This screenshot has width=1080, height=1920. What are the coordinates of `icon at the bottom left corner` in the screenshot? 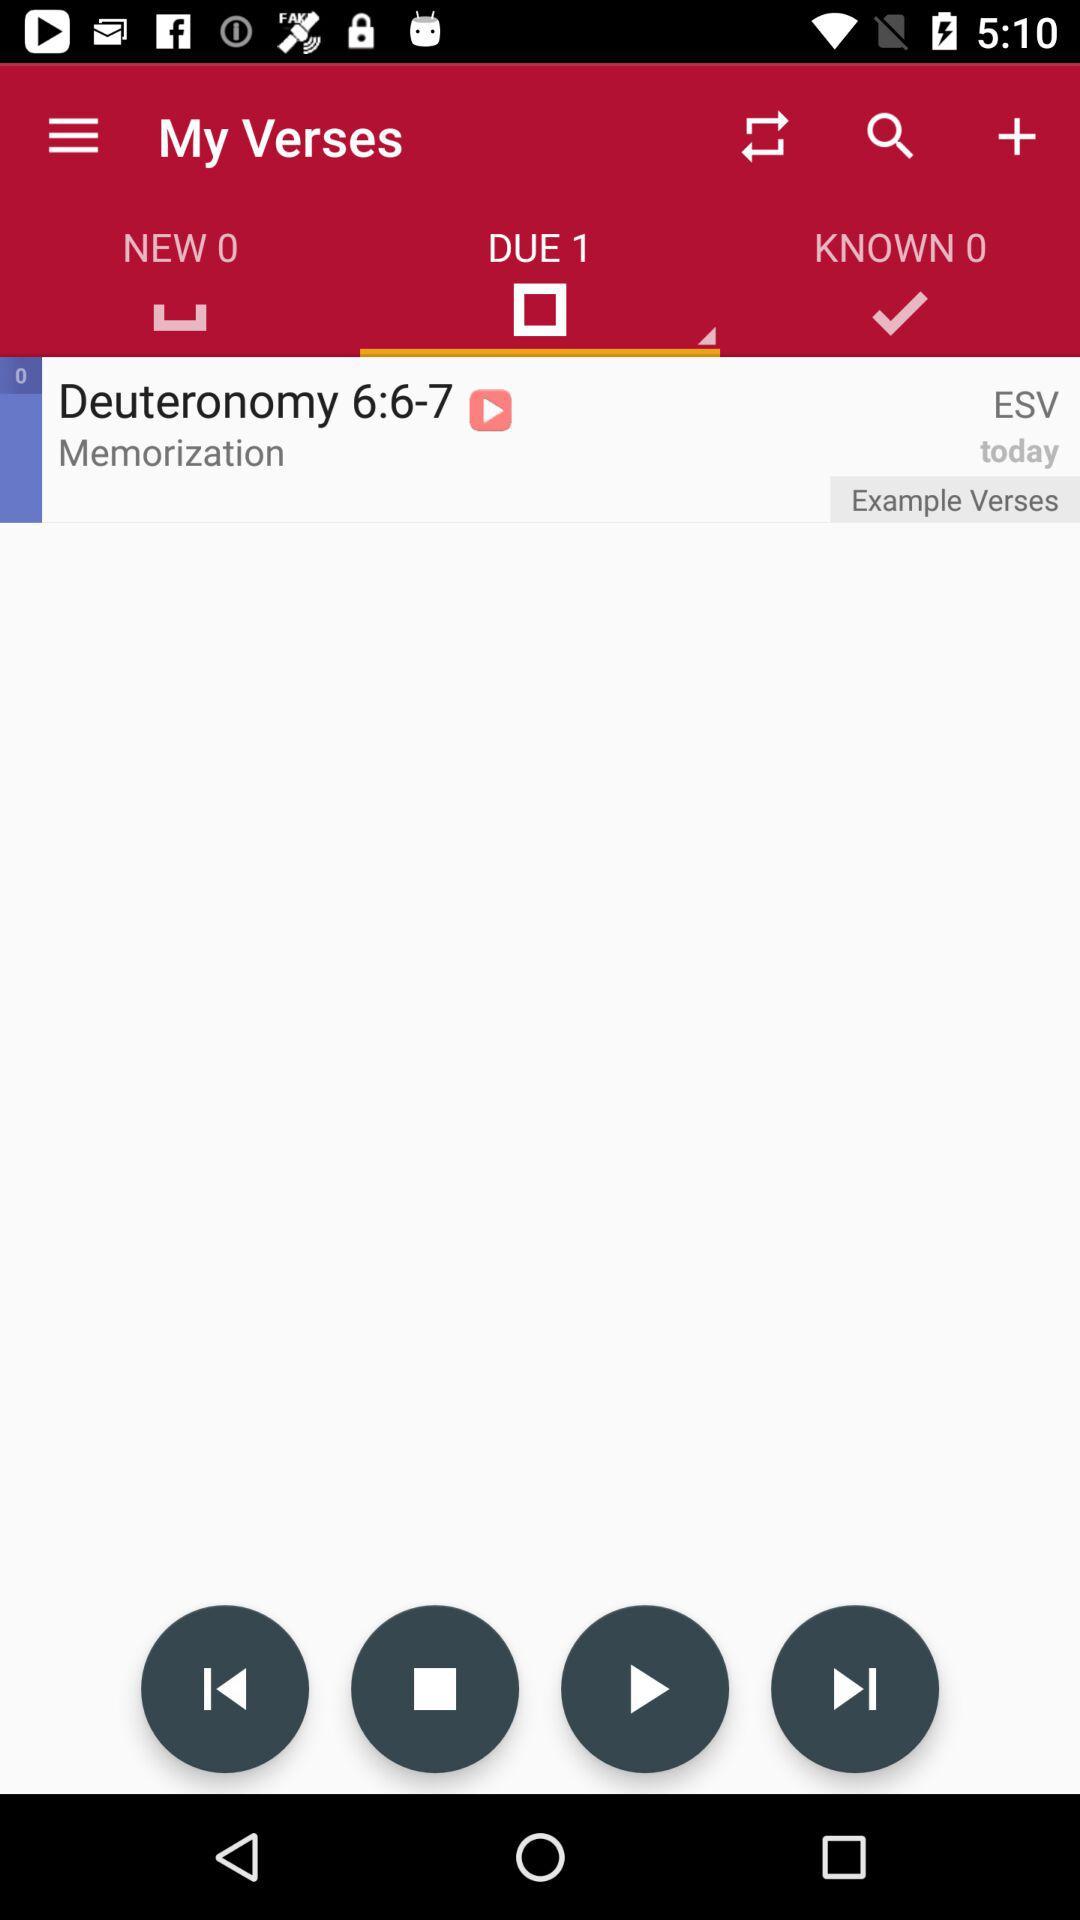 It's located at (224, 1688).